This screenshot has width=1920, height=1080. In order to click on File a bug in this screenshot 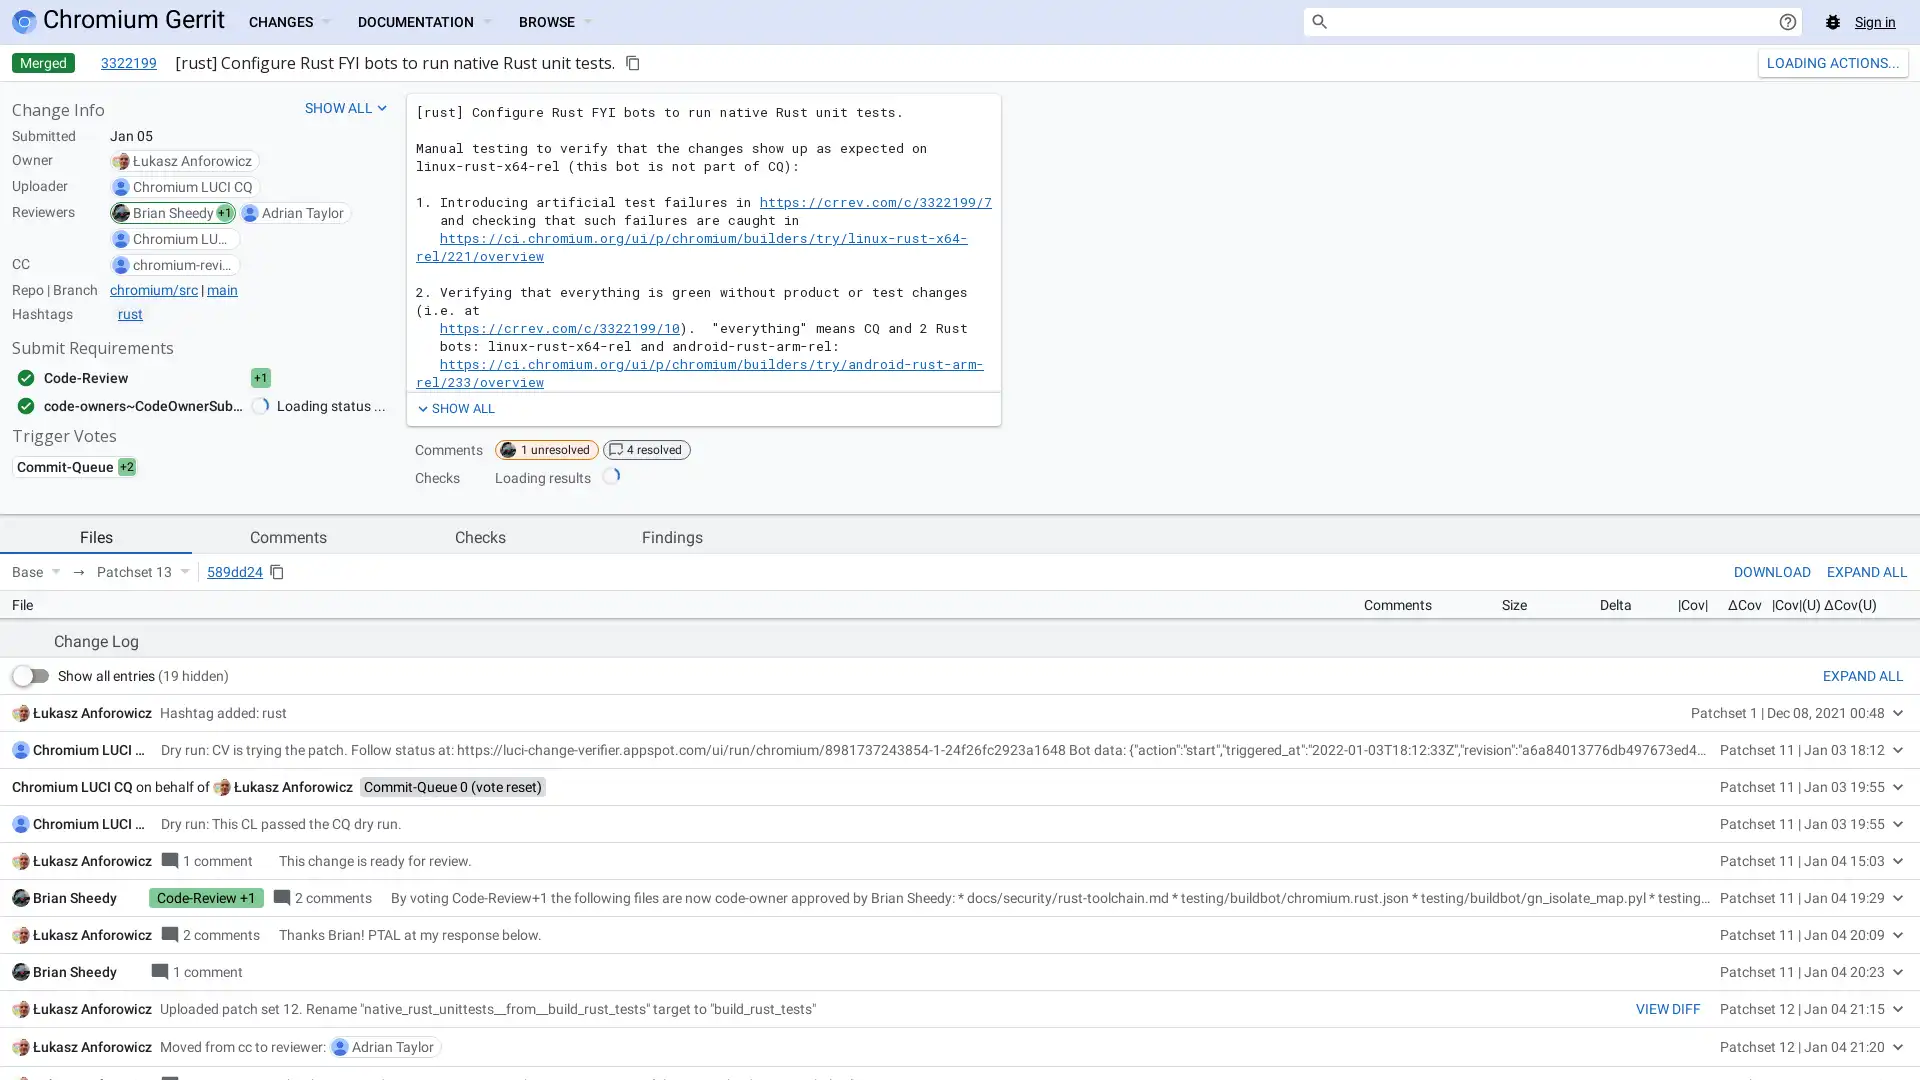, I will do `click(1833, 22)`.